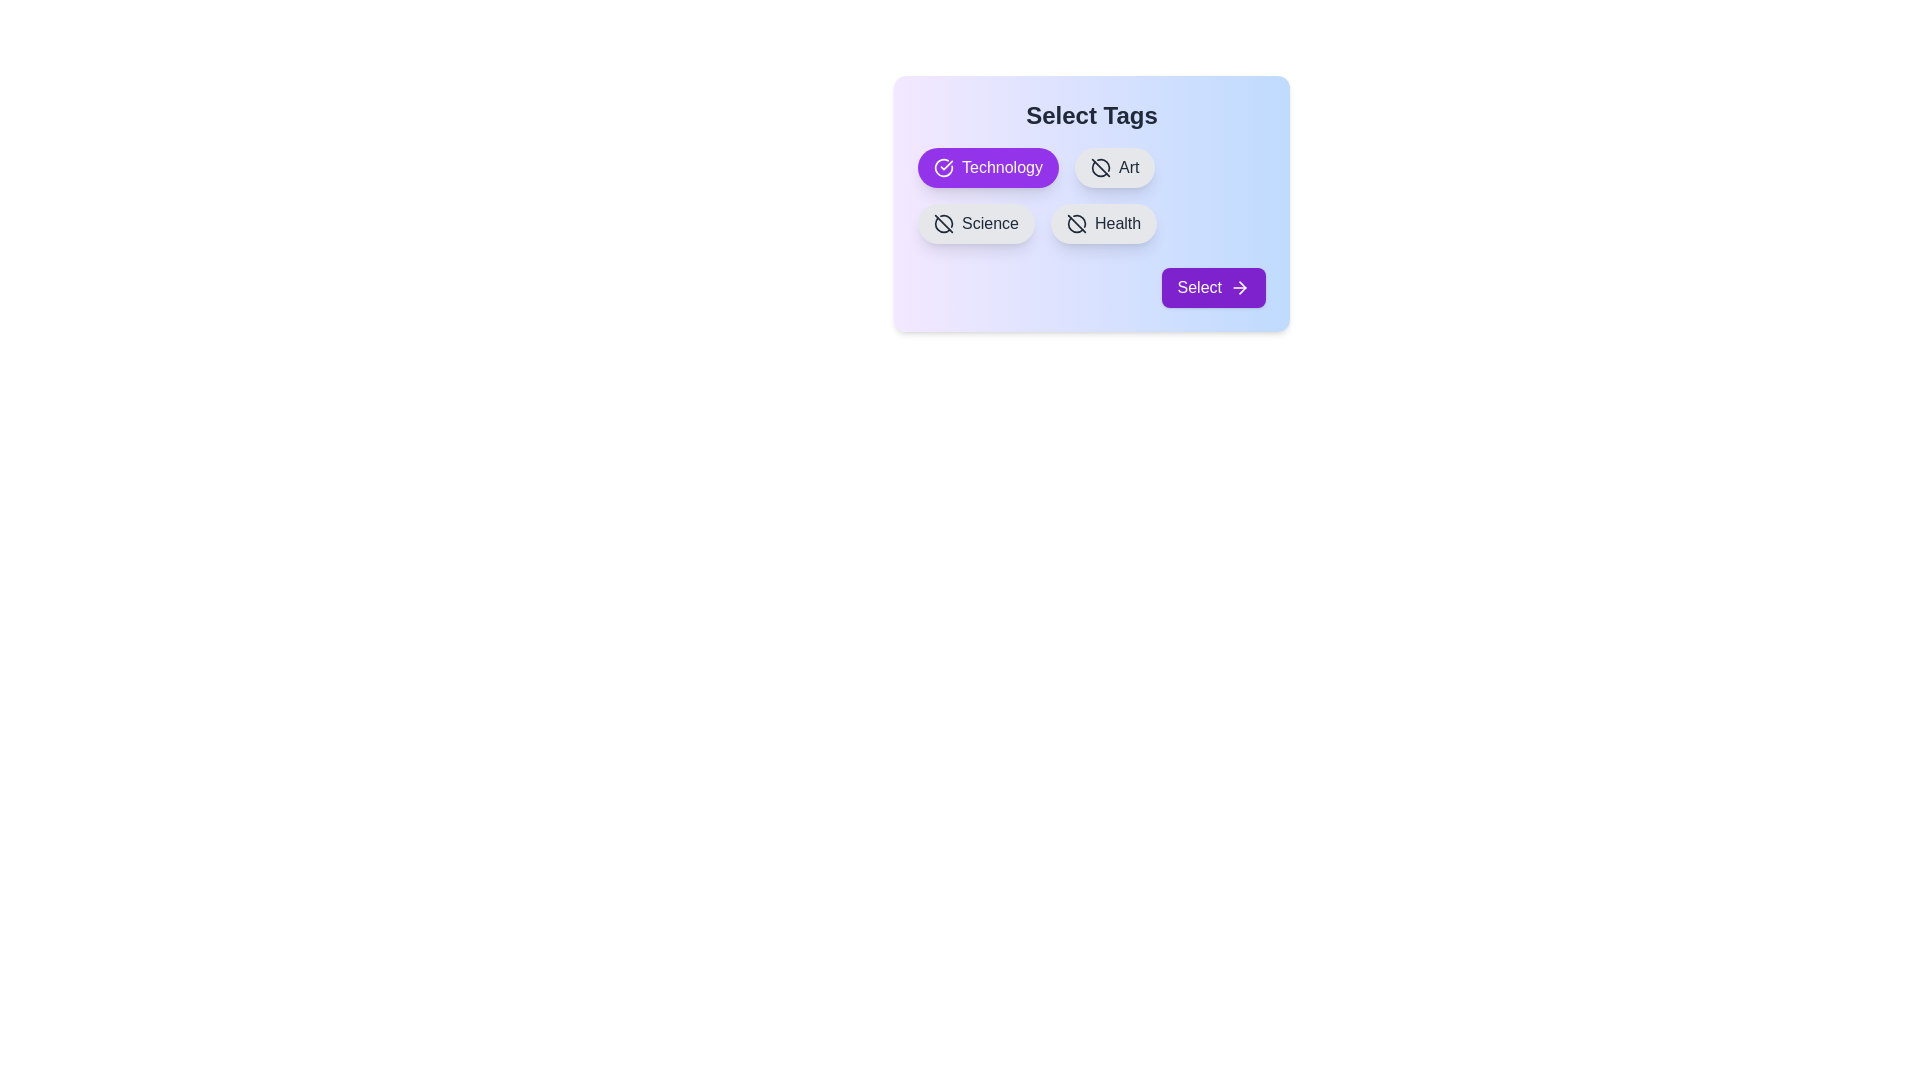  I want to click on the tag Technology, so click(988, 167).